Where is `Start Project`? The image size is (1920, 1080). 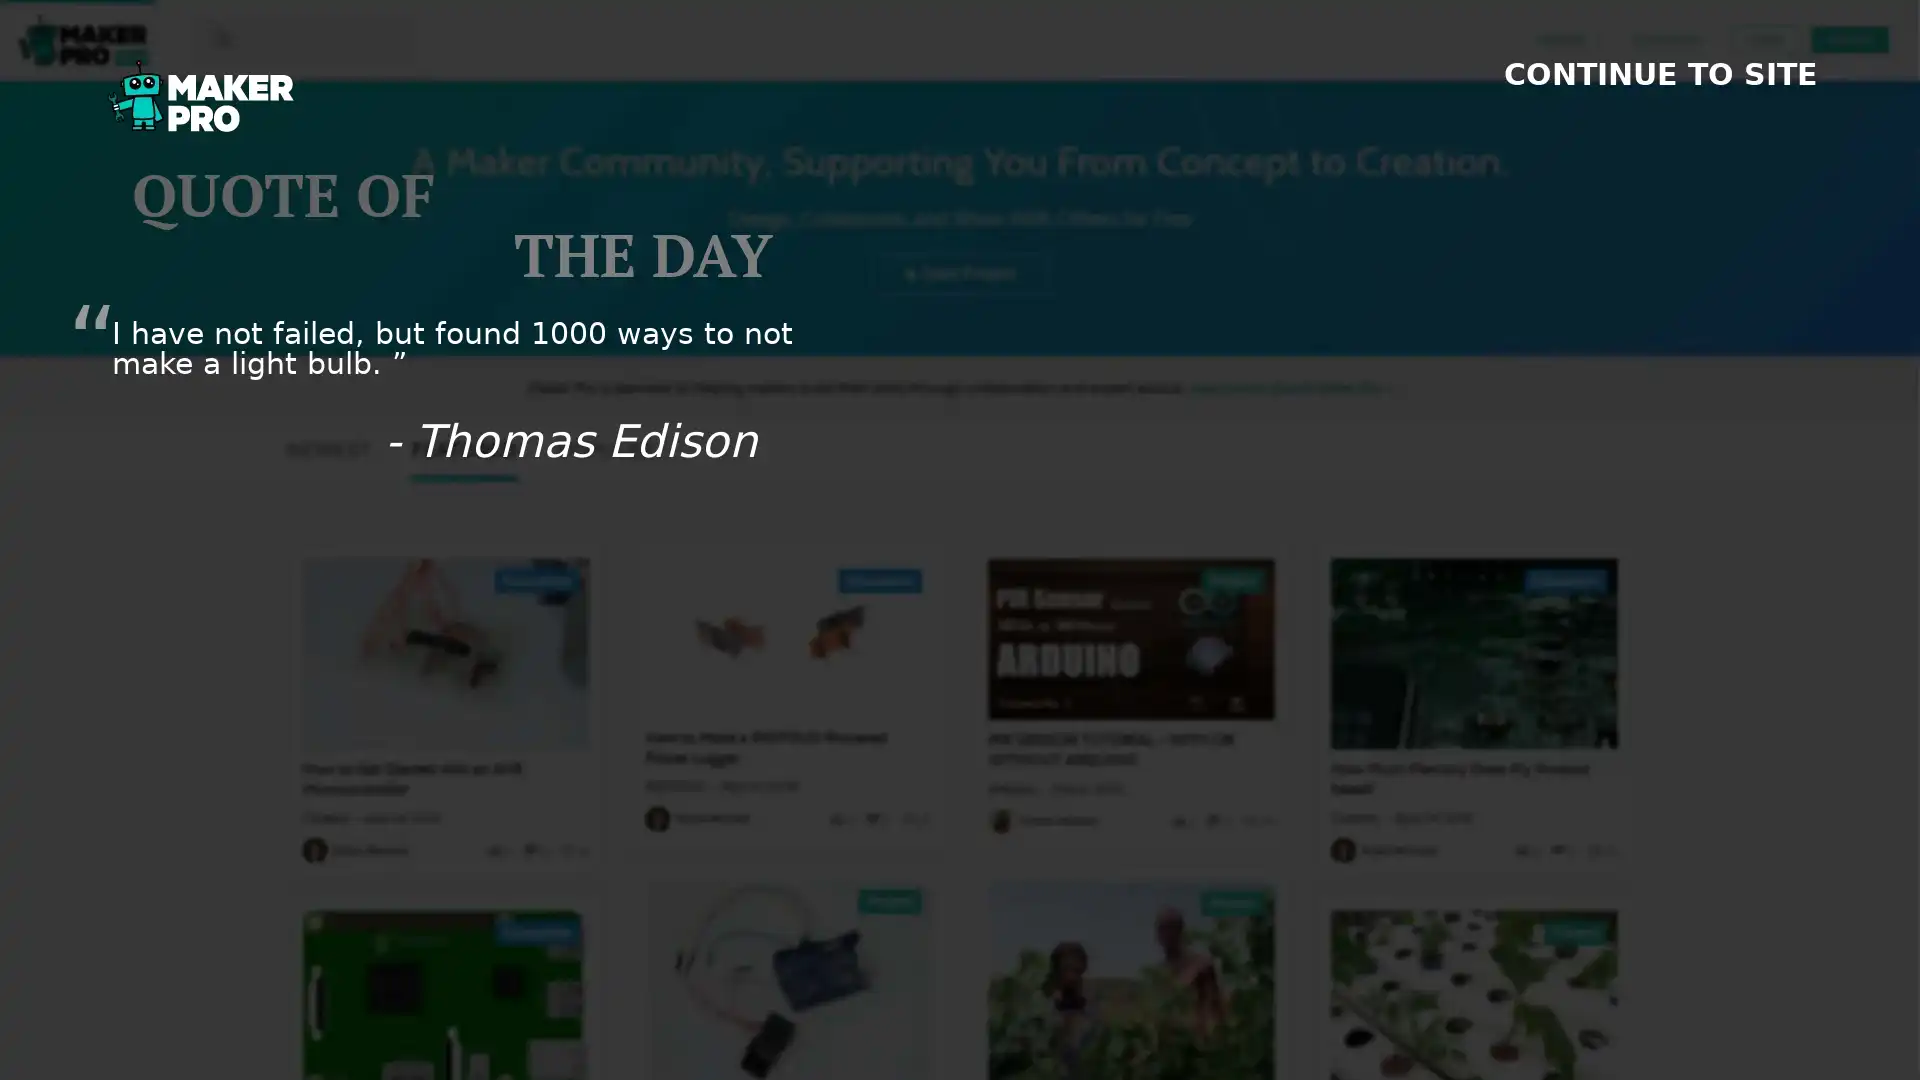 Start Project is located at coordinates (960, 272).